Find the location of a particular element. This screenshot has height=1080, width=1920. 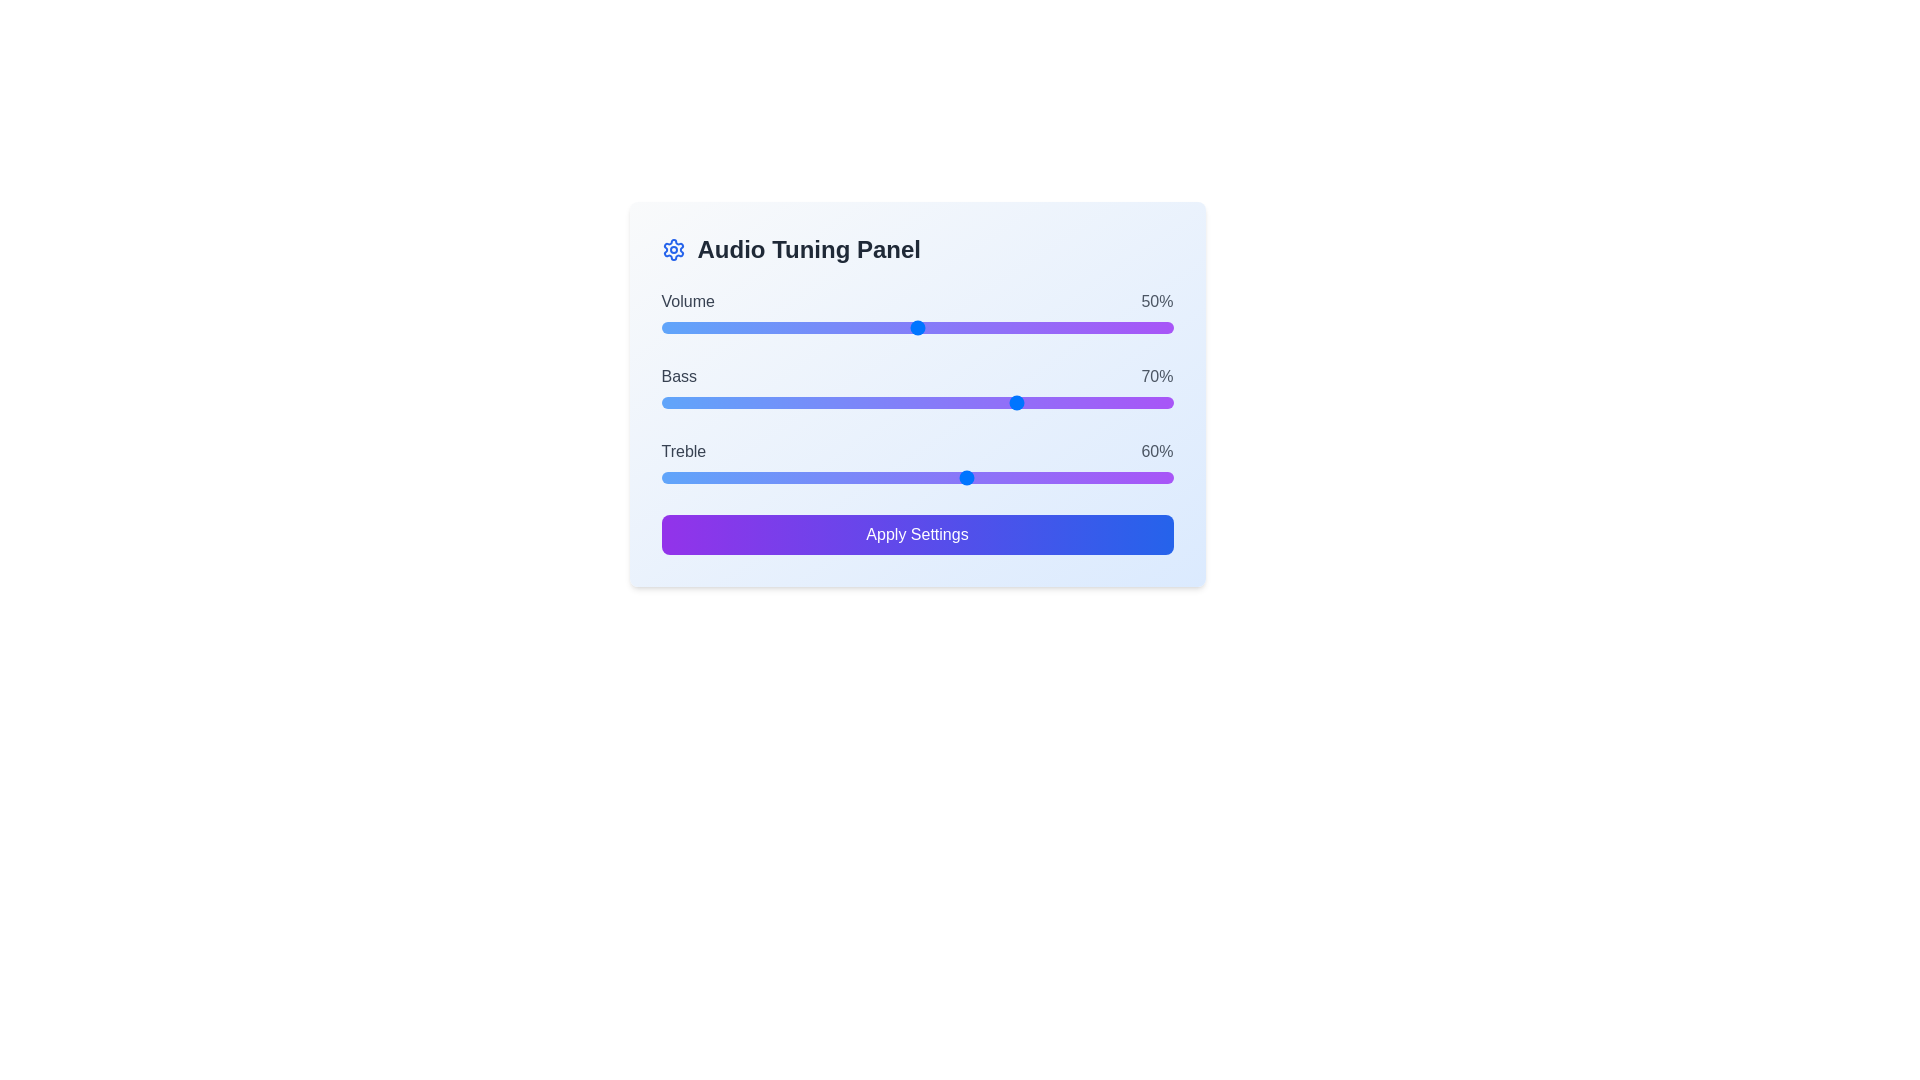

the volume slider is located at coordinates (788, 326).